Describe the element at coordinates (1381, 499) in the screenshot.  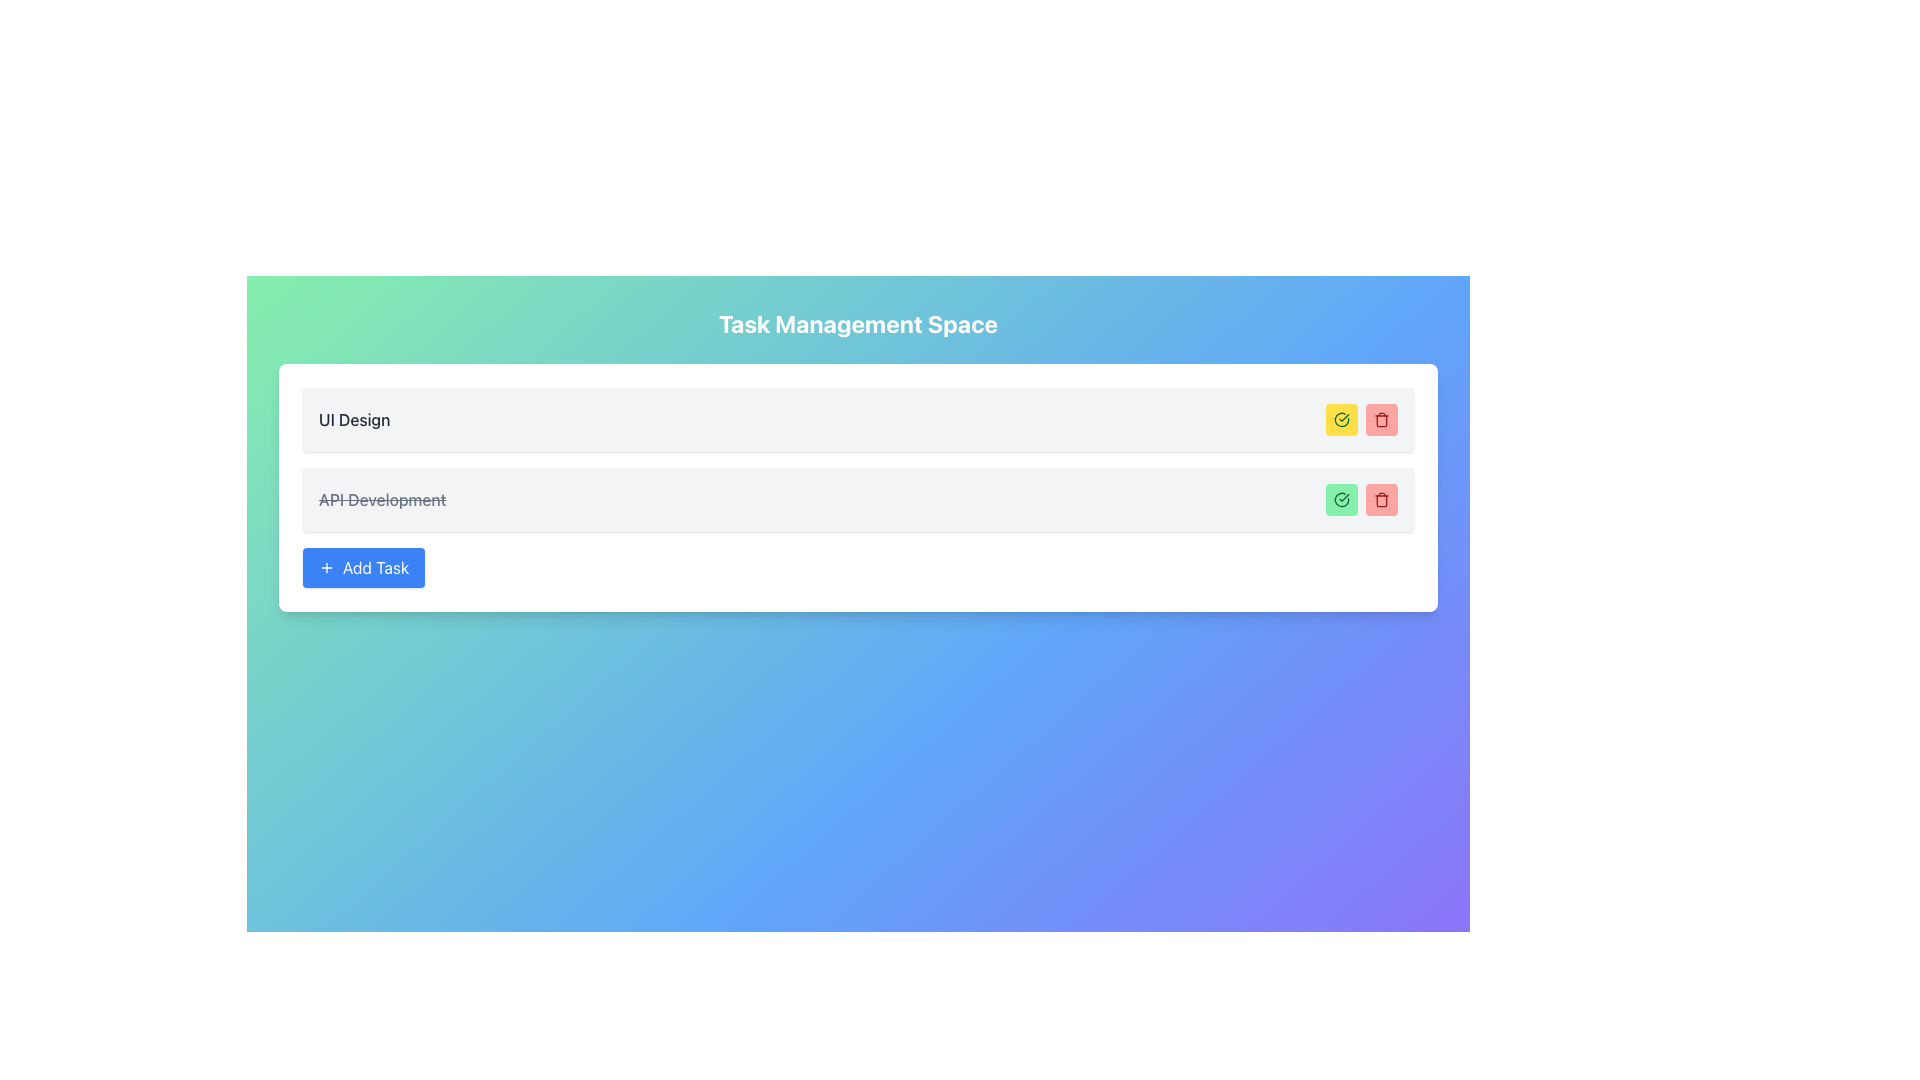
I see `the red trash can icon in the second task row` at that location.